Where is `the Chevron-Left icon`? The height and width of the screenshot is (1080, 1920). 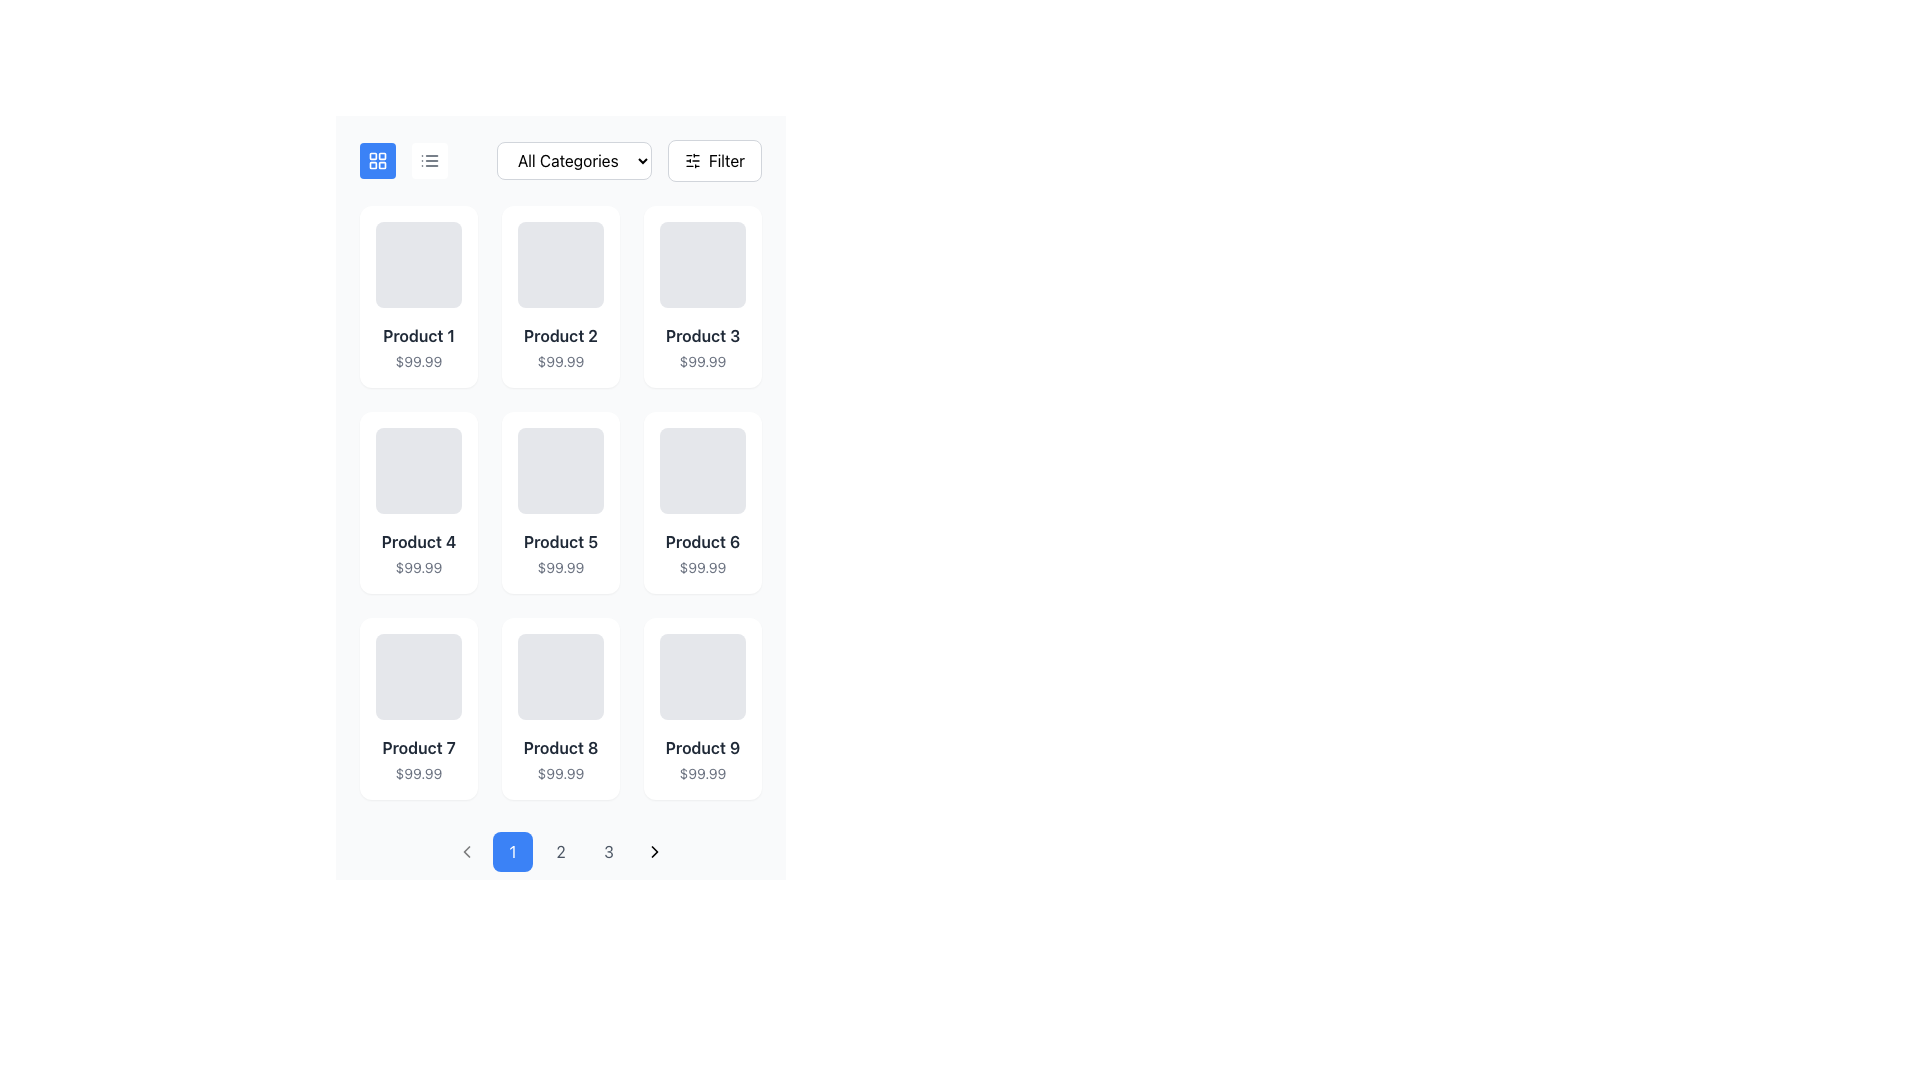 the Chevron-Left icon is located at coordinates (465, 852).